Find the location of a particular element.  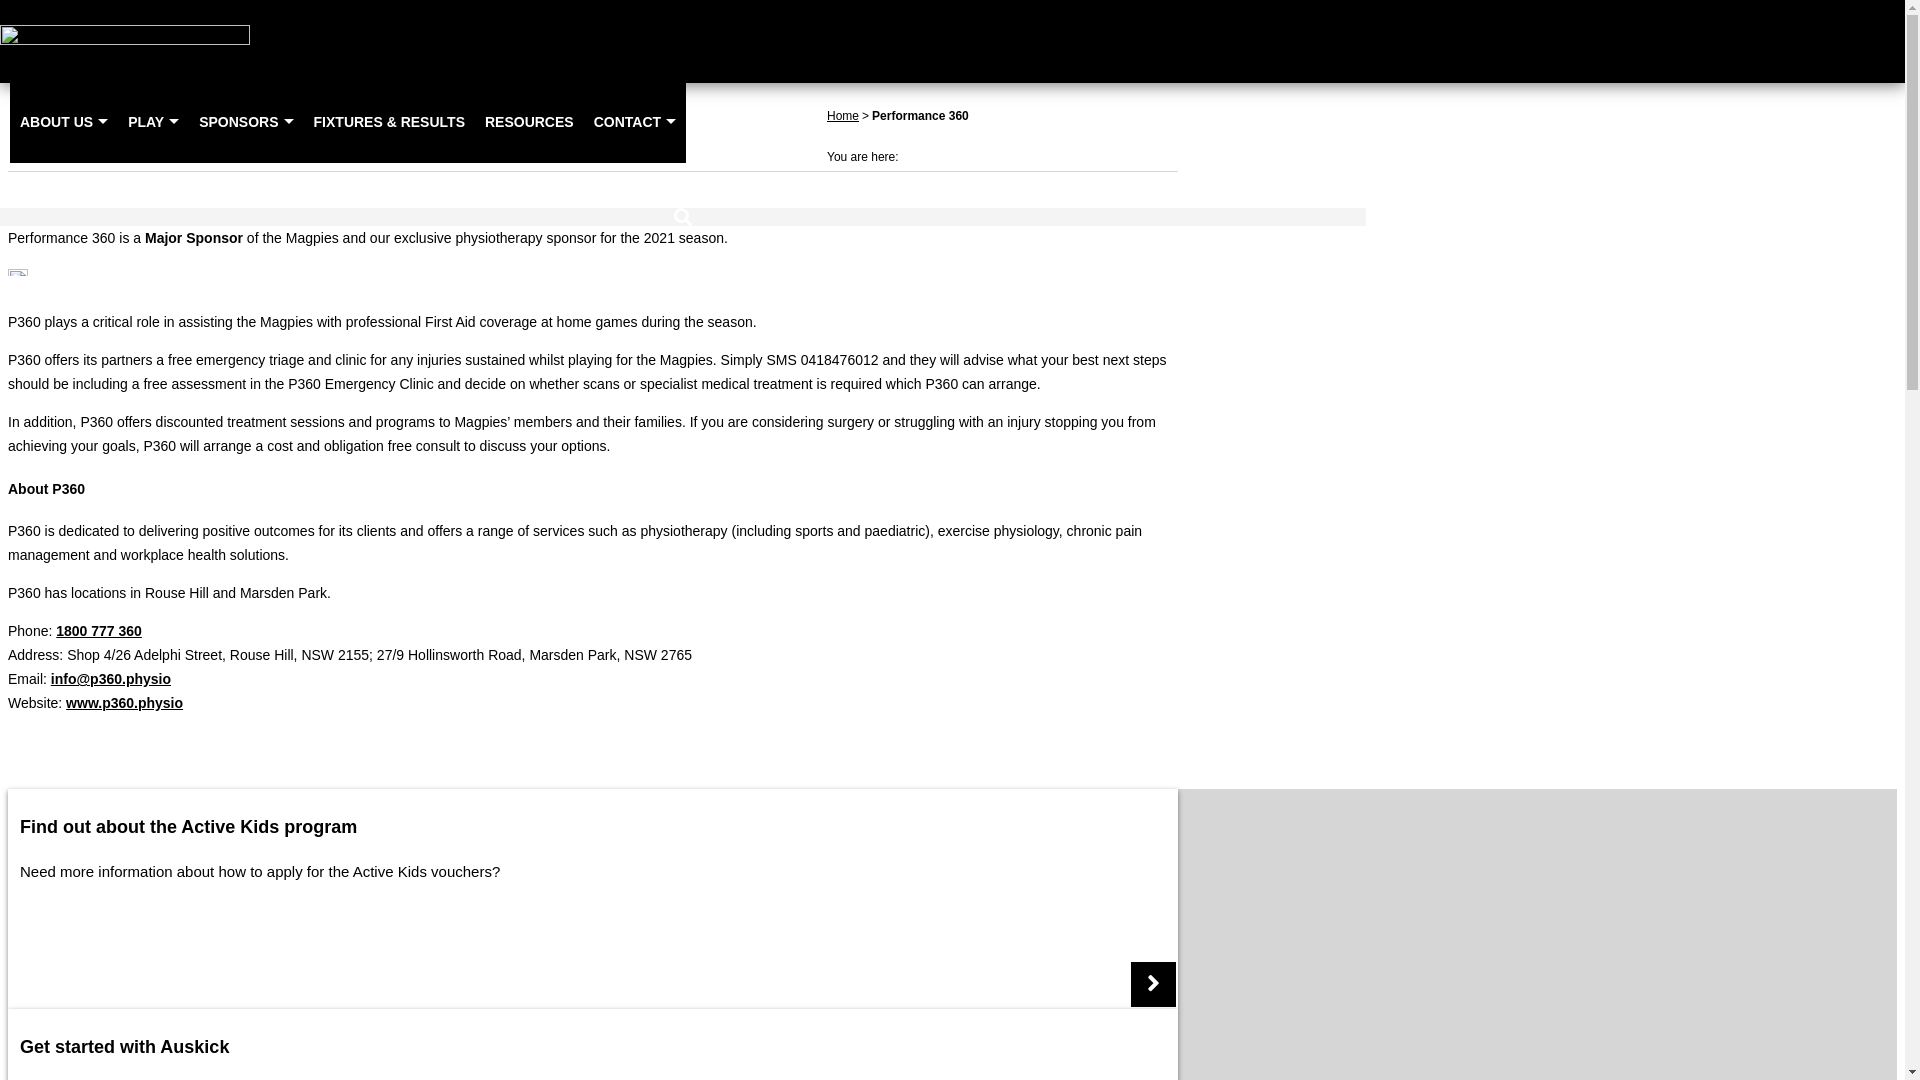

'1800 777 360' is located at coordinates (98, 631).